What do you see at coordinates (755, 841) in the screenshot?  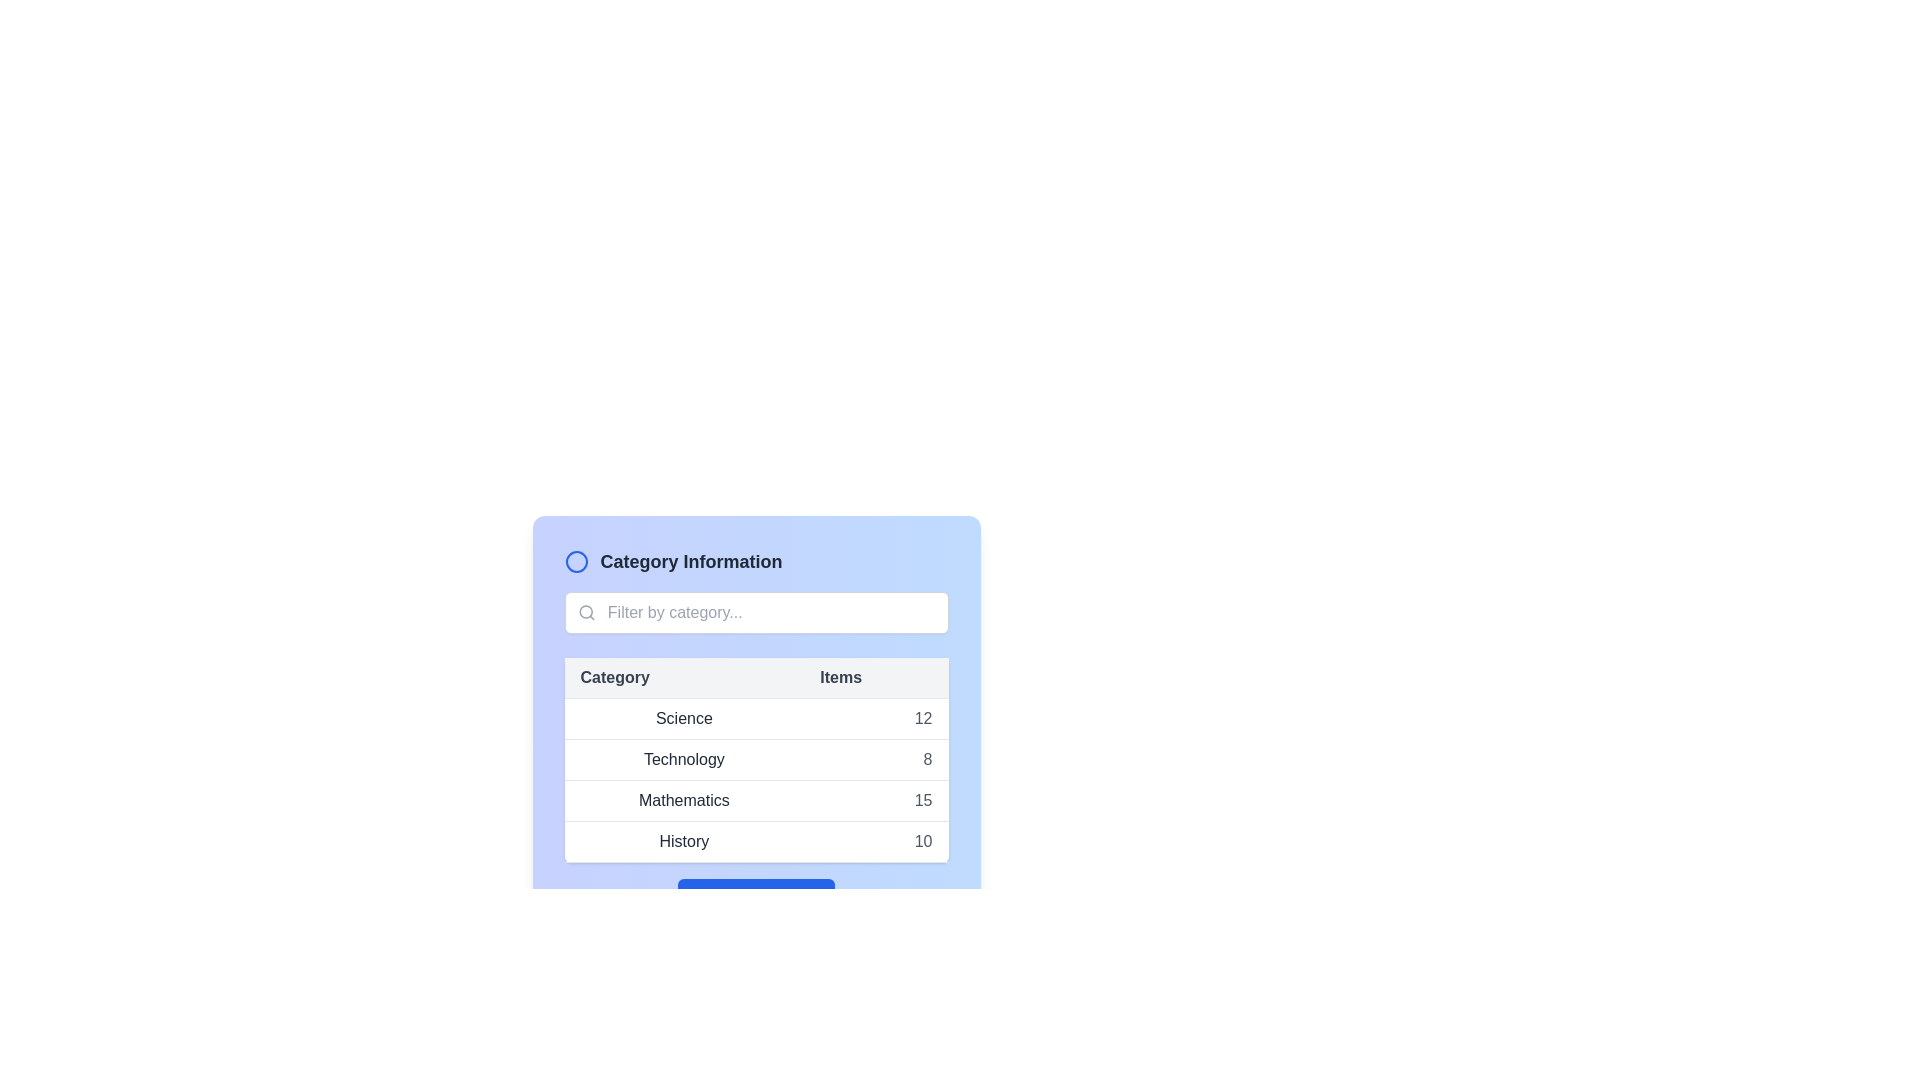 I see `the last row of the table displaying the category name 'History' and count '10'` at bounding box center [755, 841].